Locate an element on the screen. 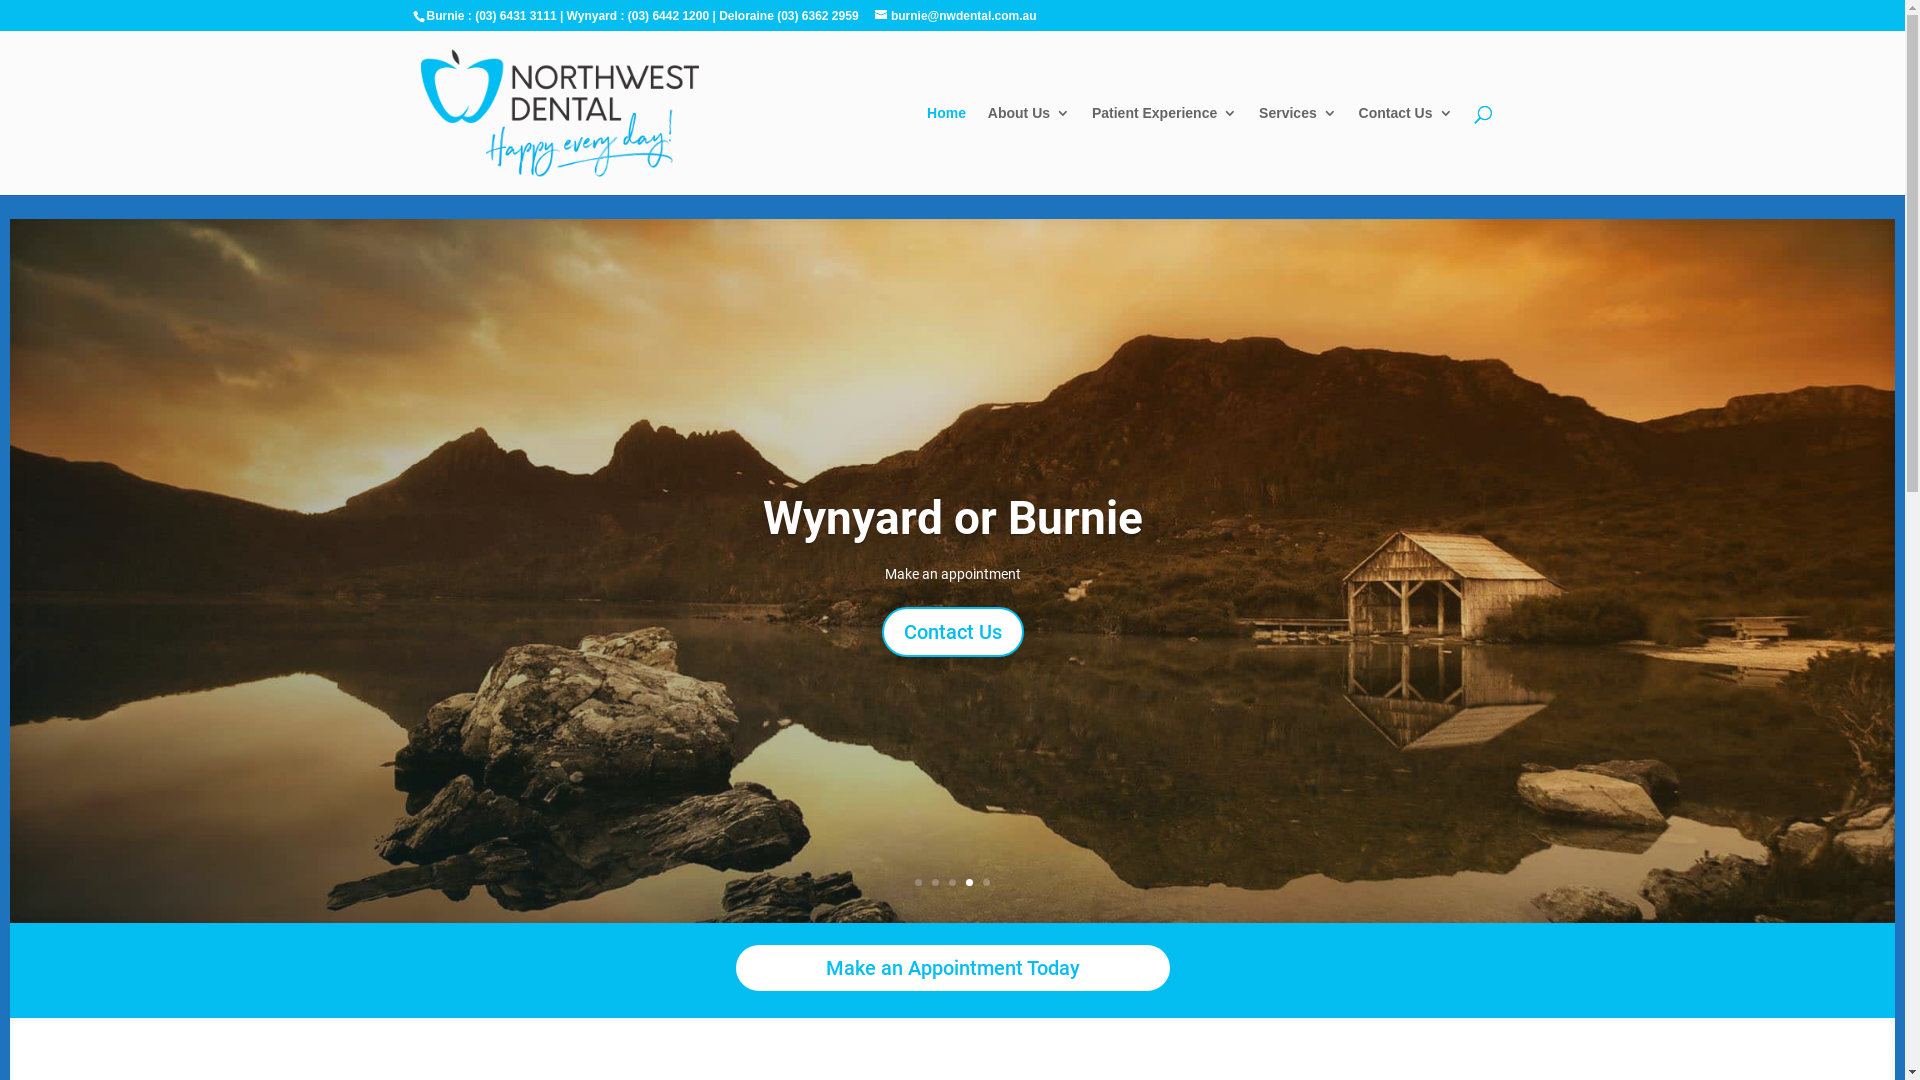 The image size is (1920, 1080). '3' is located at coordinates (948, 881).